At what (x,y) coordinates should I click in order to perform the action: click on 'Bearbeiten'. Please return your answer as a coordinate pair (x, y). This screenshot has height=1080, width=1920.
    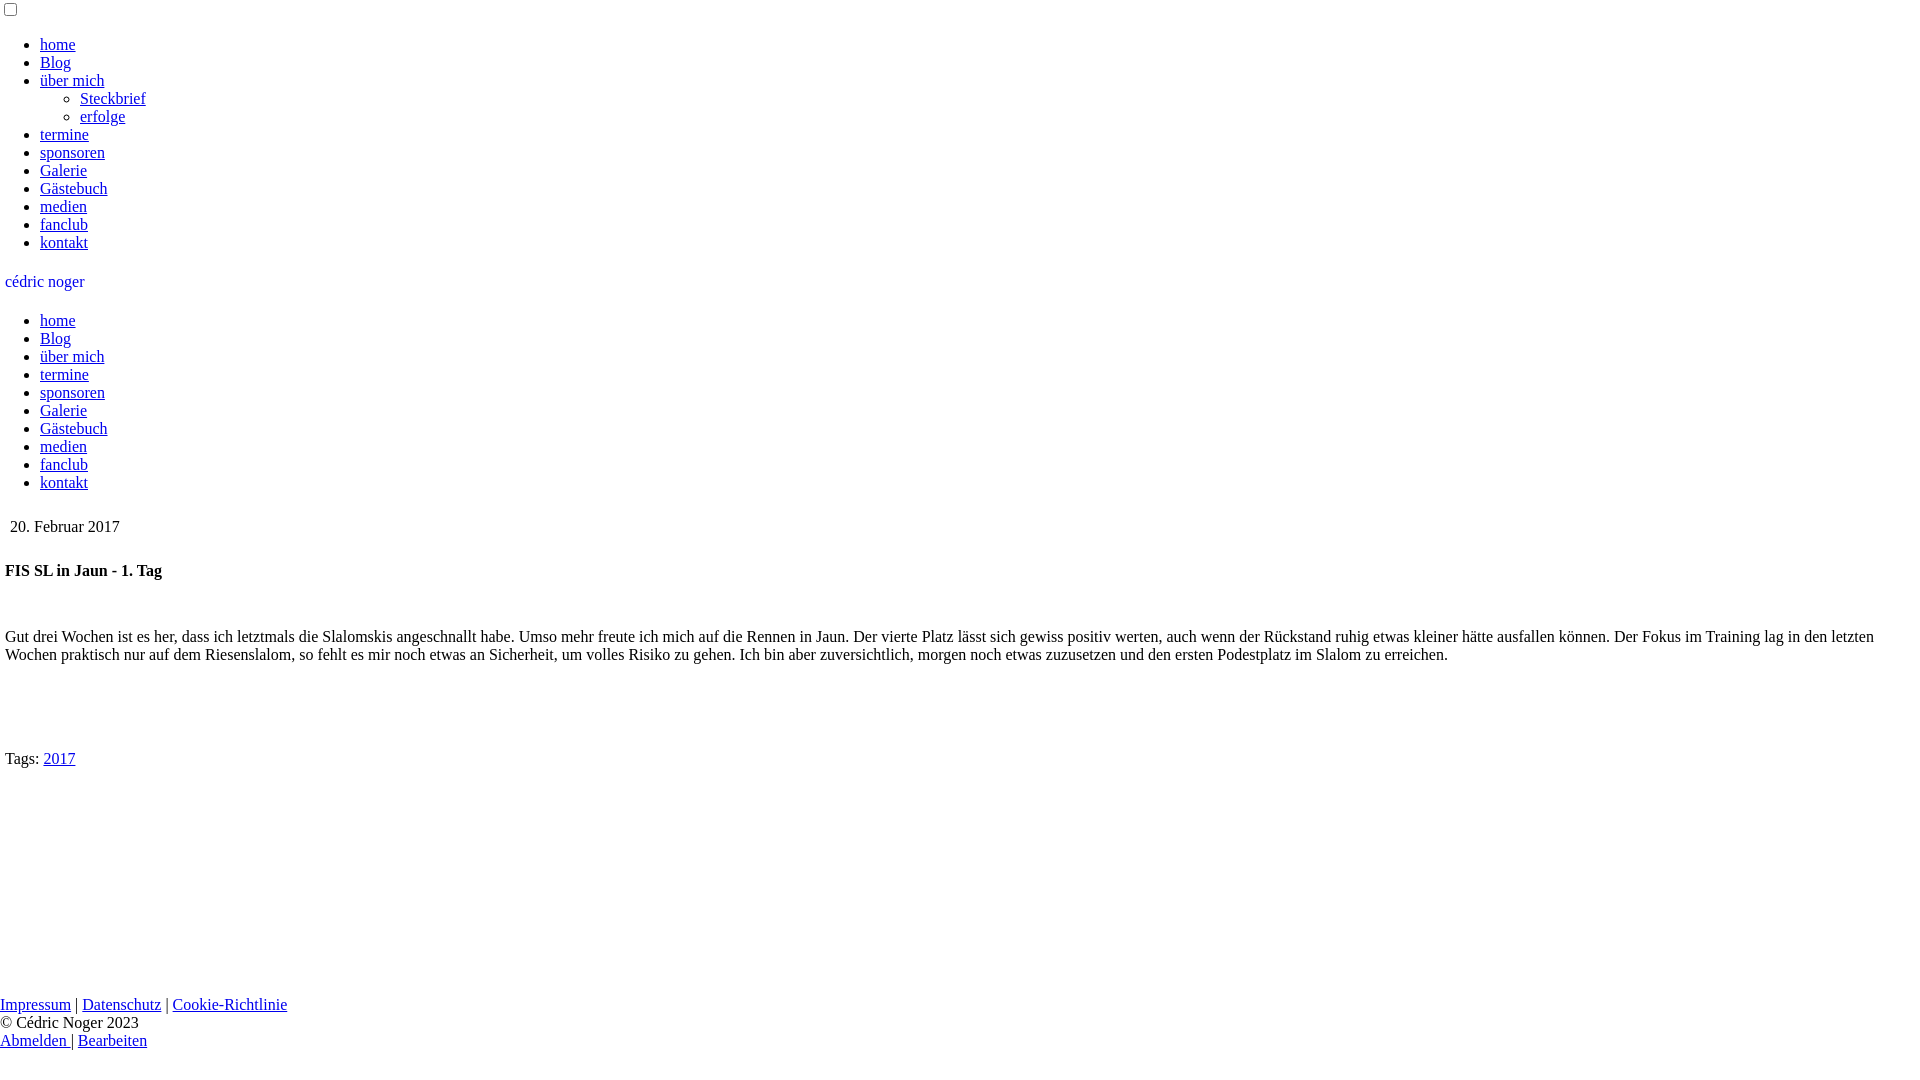
    Looking at the image, I should click on (111, 1039).